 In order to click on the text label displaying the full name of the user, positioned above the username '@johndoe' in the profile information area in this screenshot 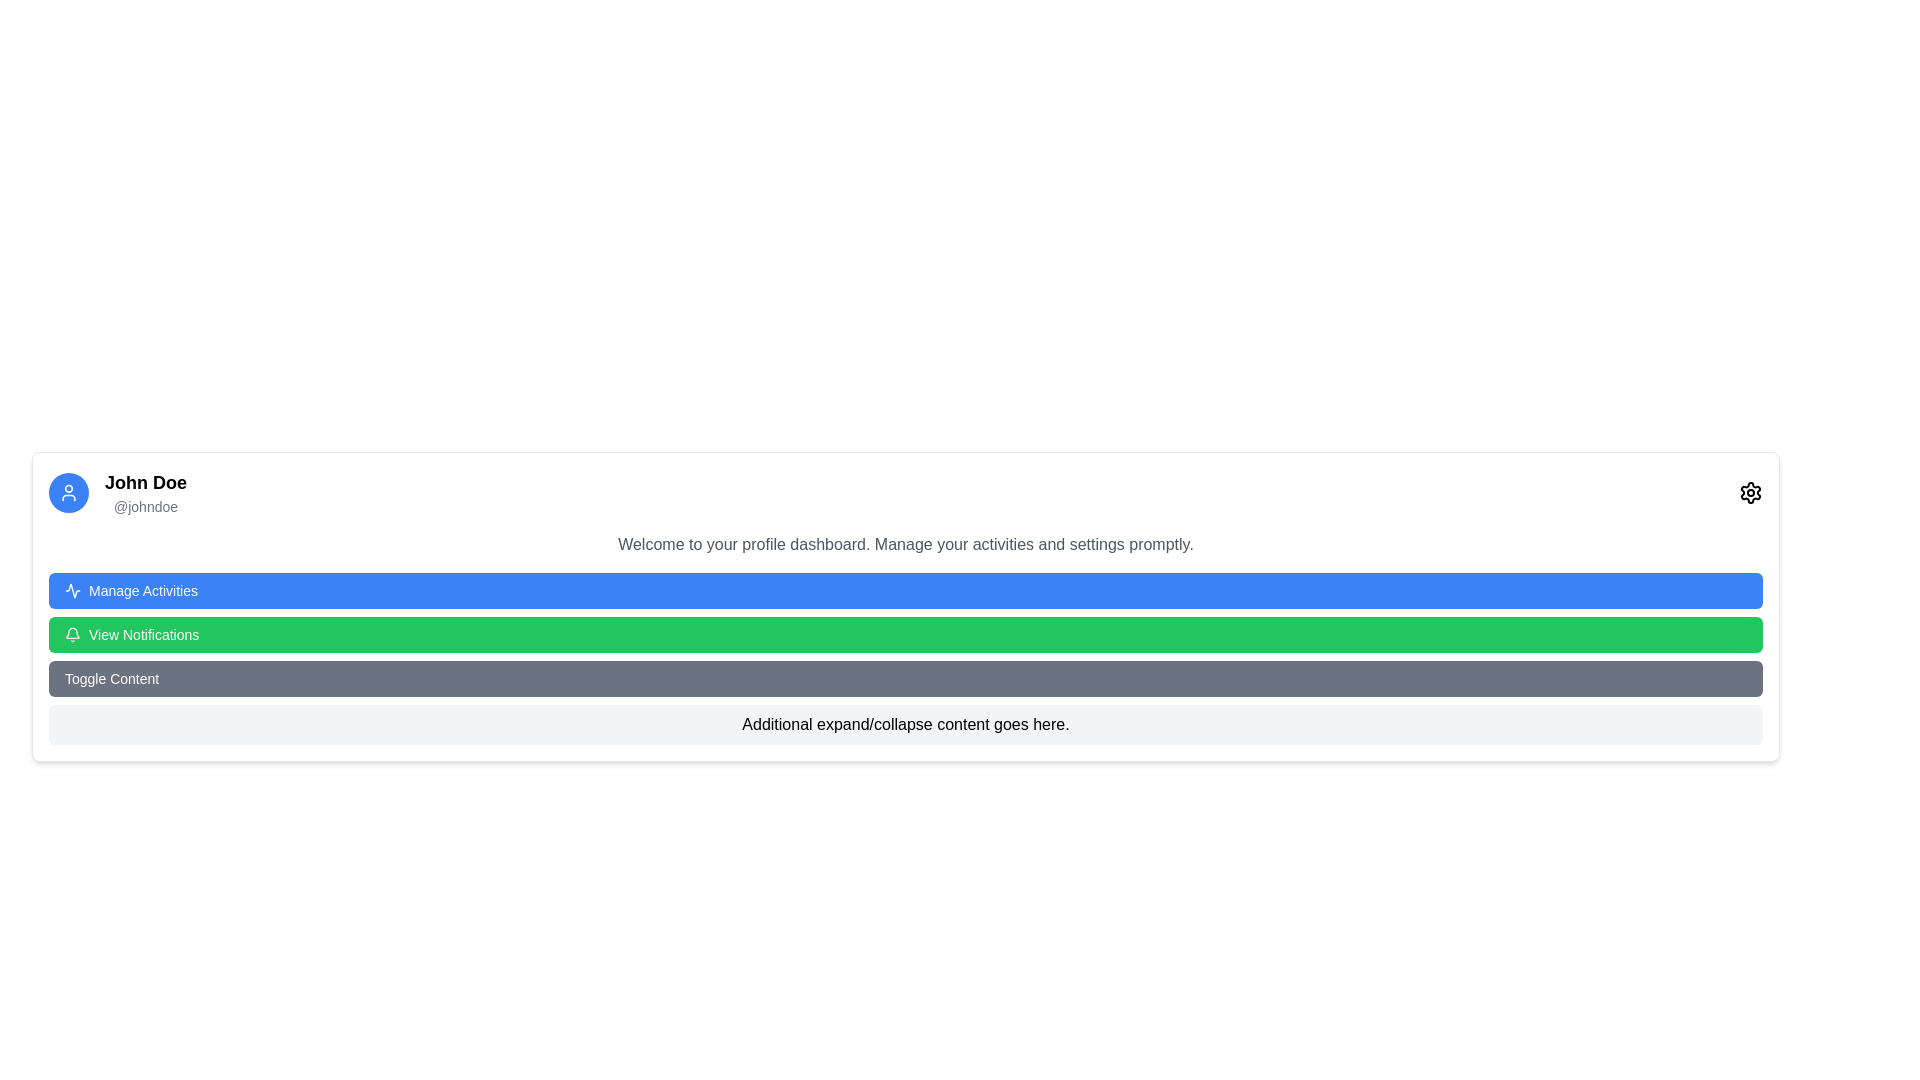, I will do `click(144, 482)`.